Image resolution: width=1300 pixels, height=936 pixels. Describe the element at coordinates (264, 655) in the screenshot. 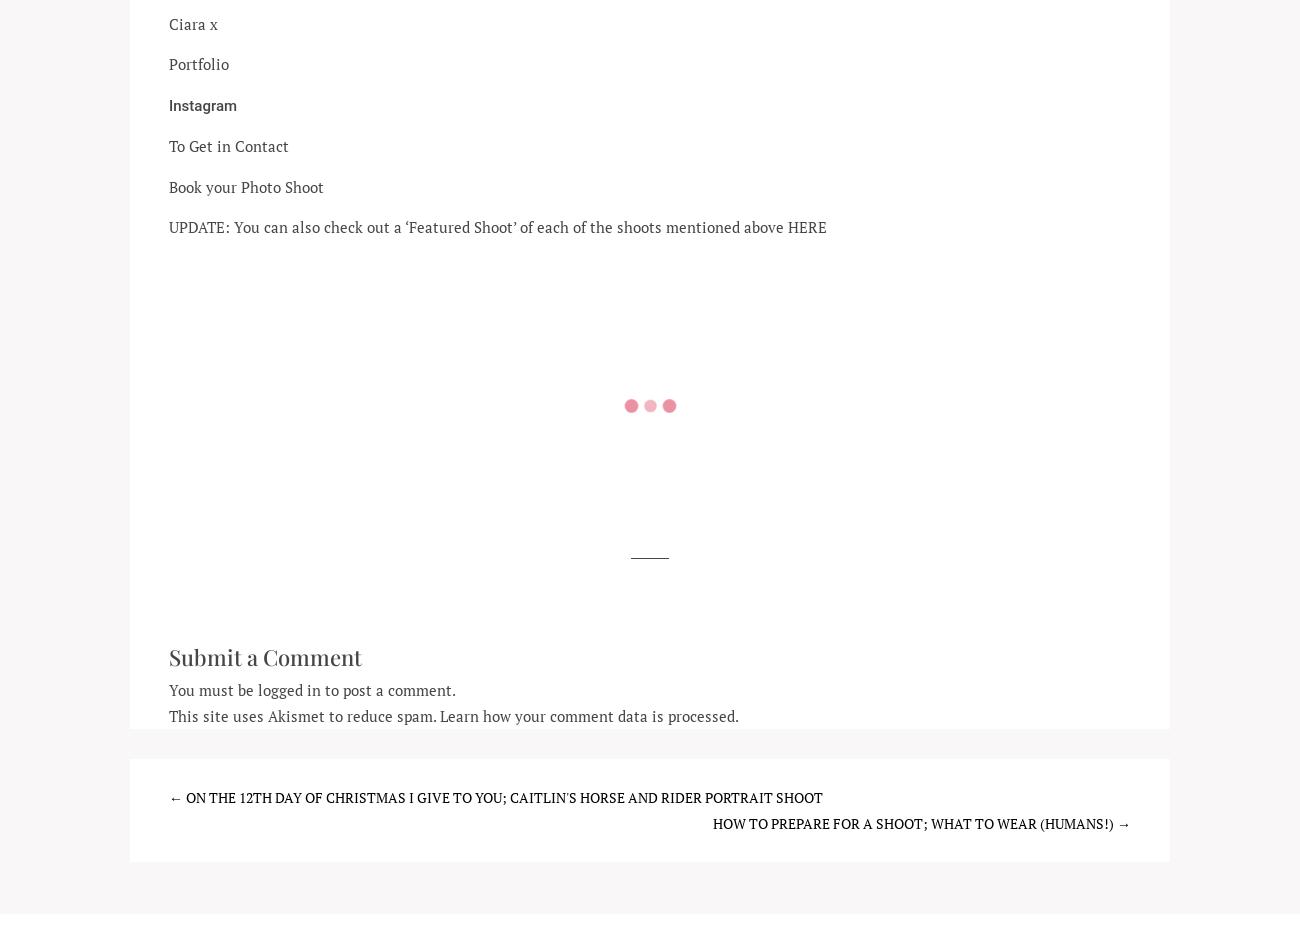

I see `'Submit a Comment'` at that location.